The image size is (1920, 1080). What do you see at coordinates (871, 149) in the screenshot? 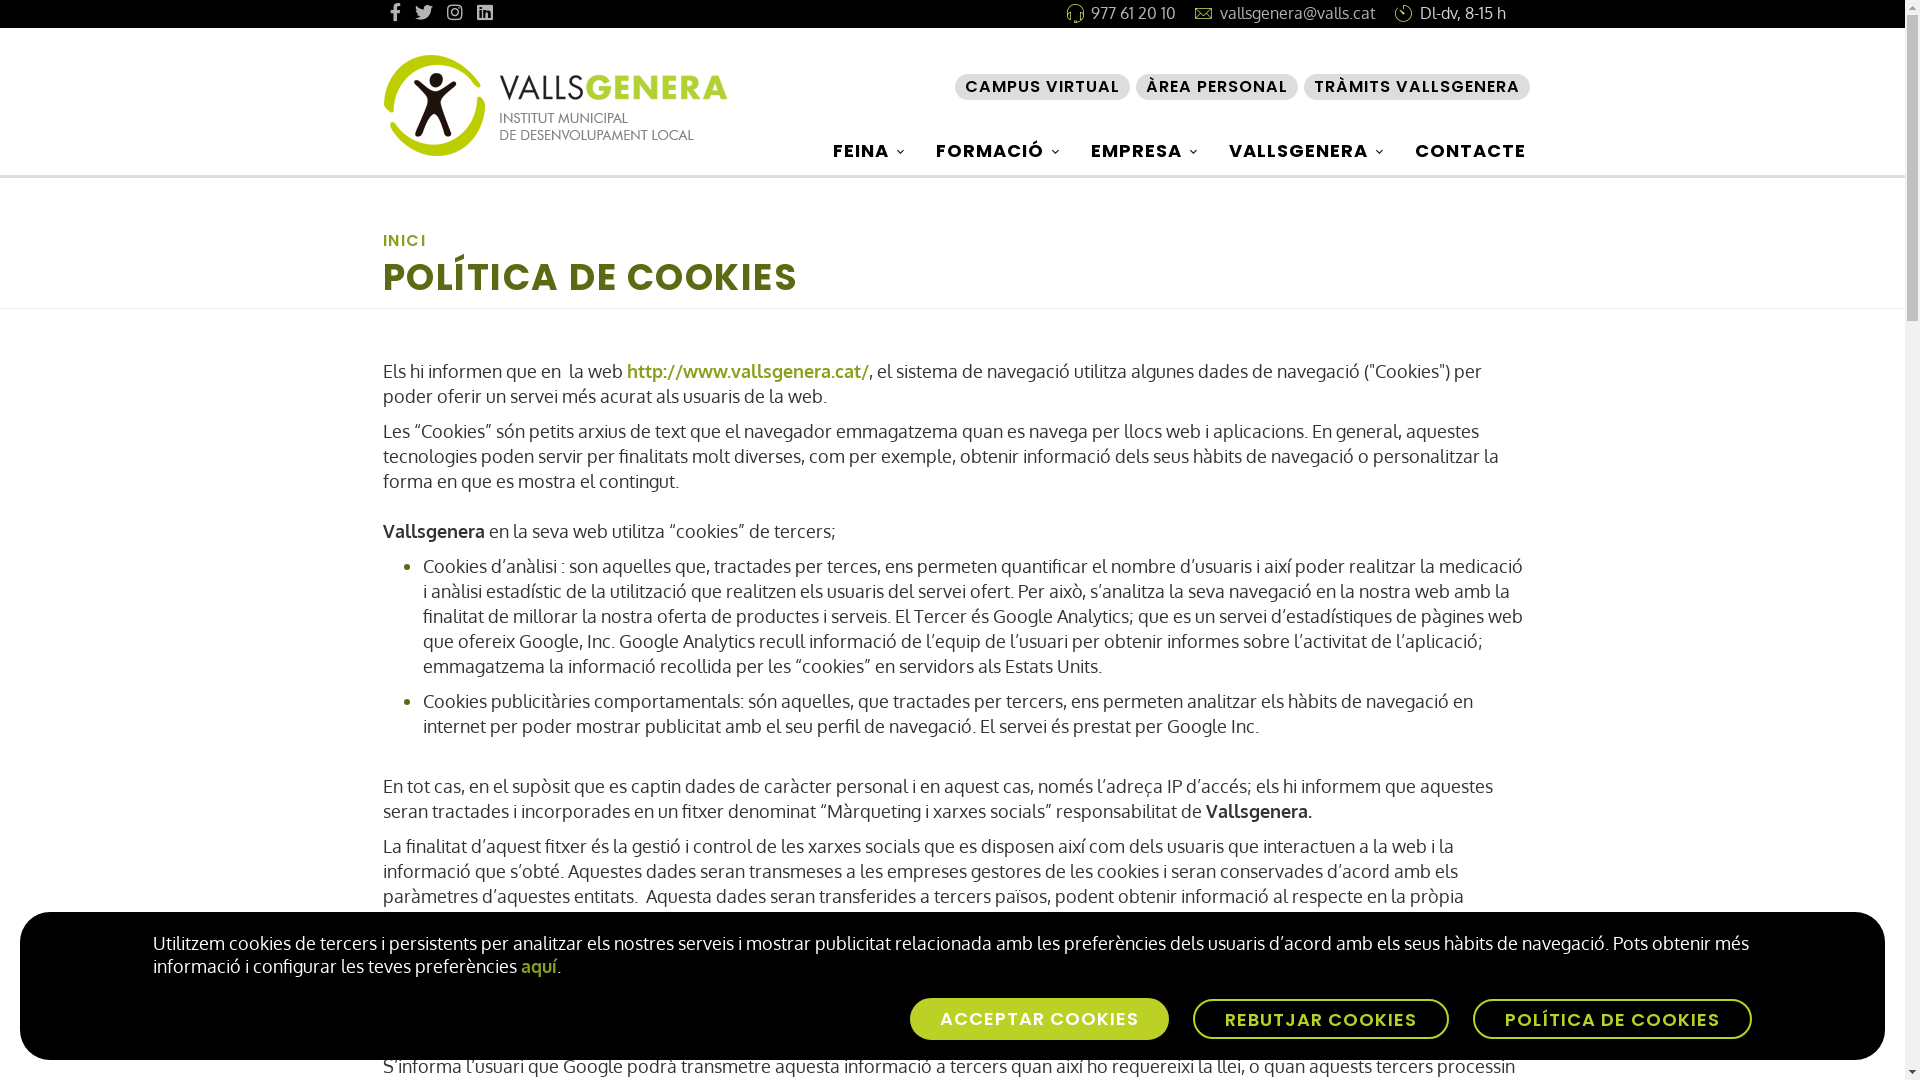
I see `'FEINA'` at bounding box center [871, 149].